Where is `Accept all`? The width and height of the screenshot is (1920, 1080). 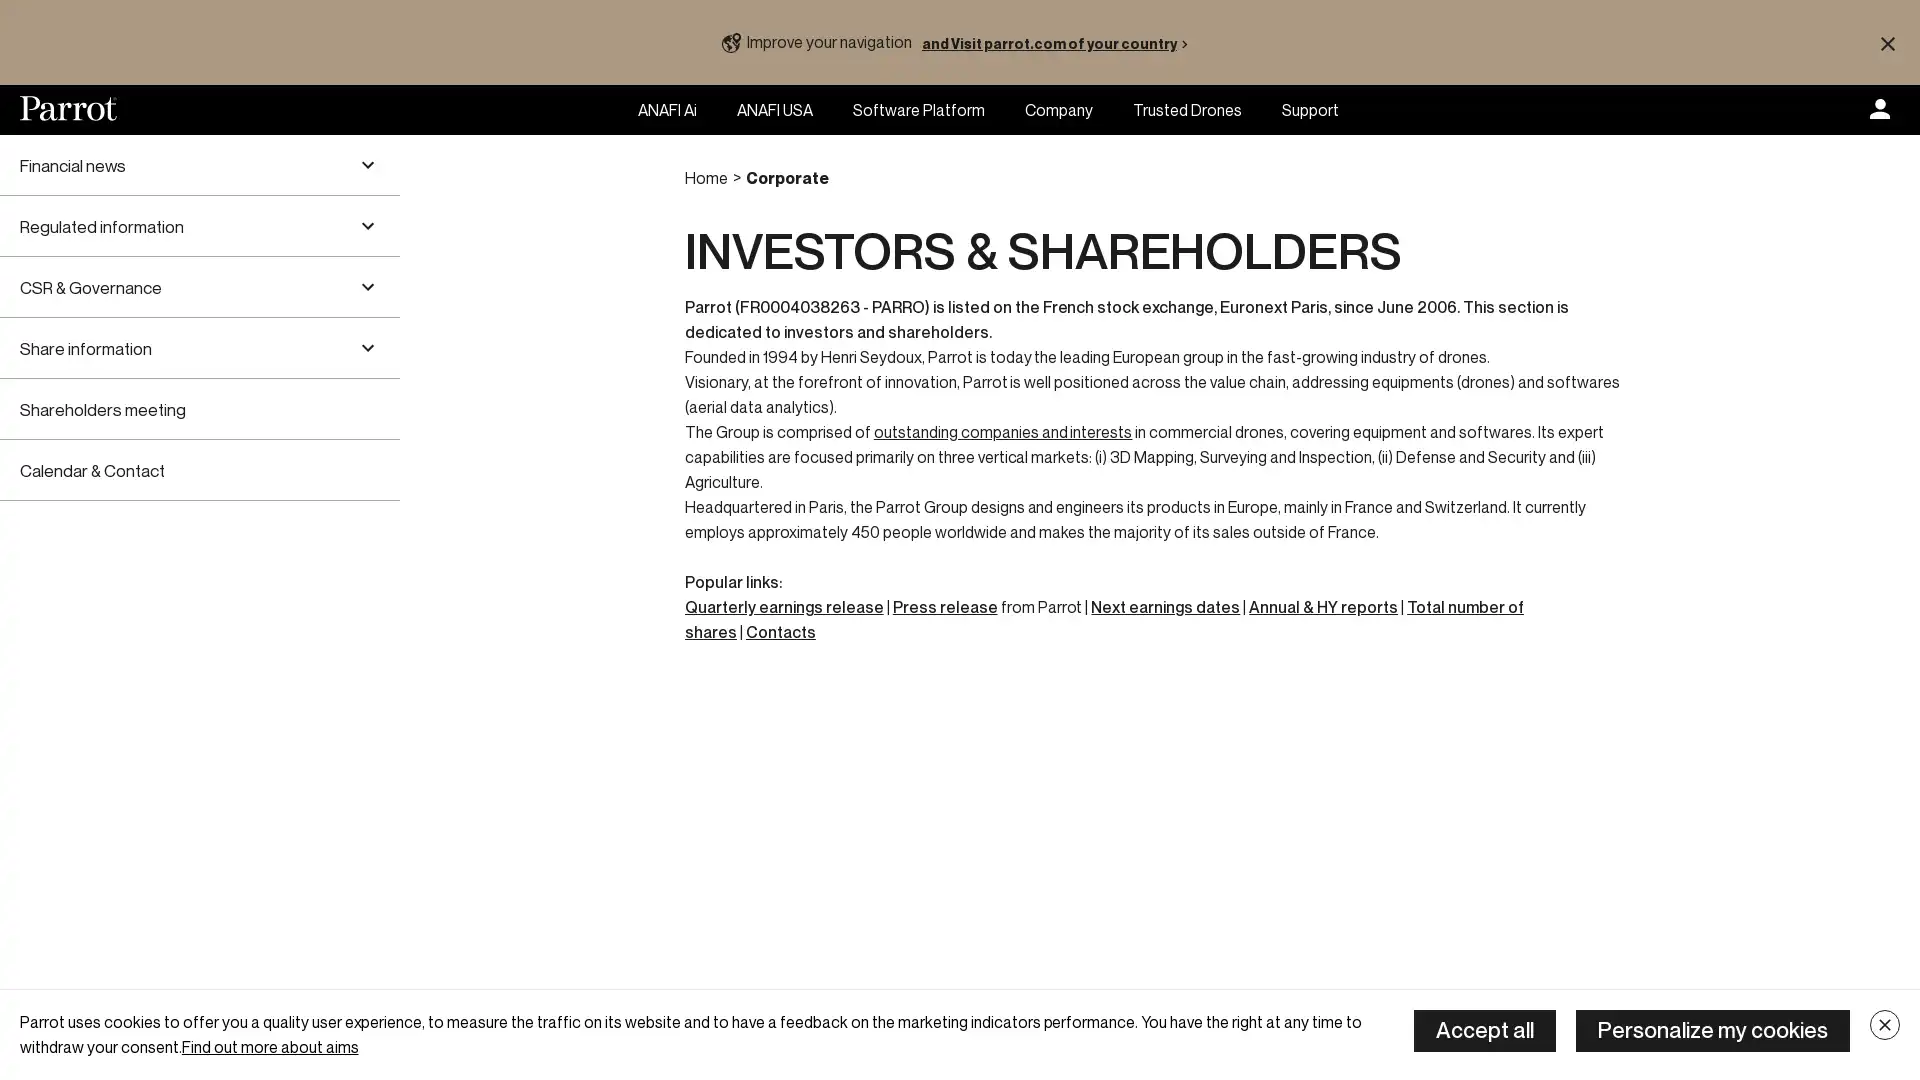 Accept all is located at coordinates (1484, 1030).